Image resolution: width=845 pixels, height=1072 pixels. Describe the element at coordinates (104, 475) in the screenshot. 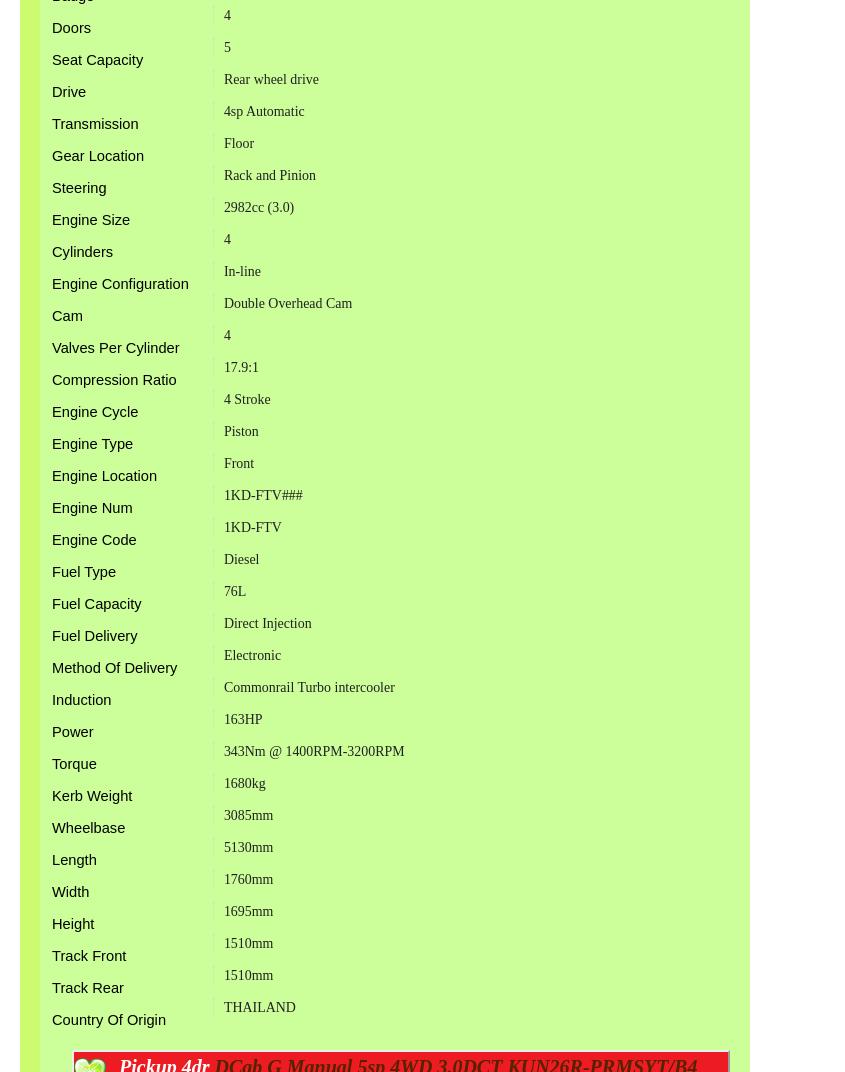

I see `'Engine Location'` at that location.